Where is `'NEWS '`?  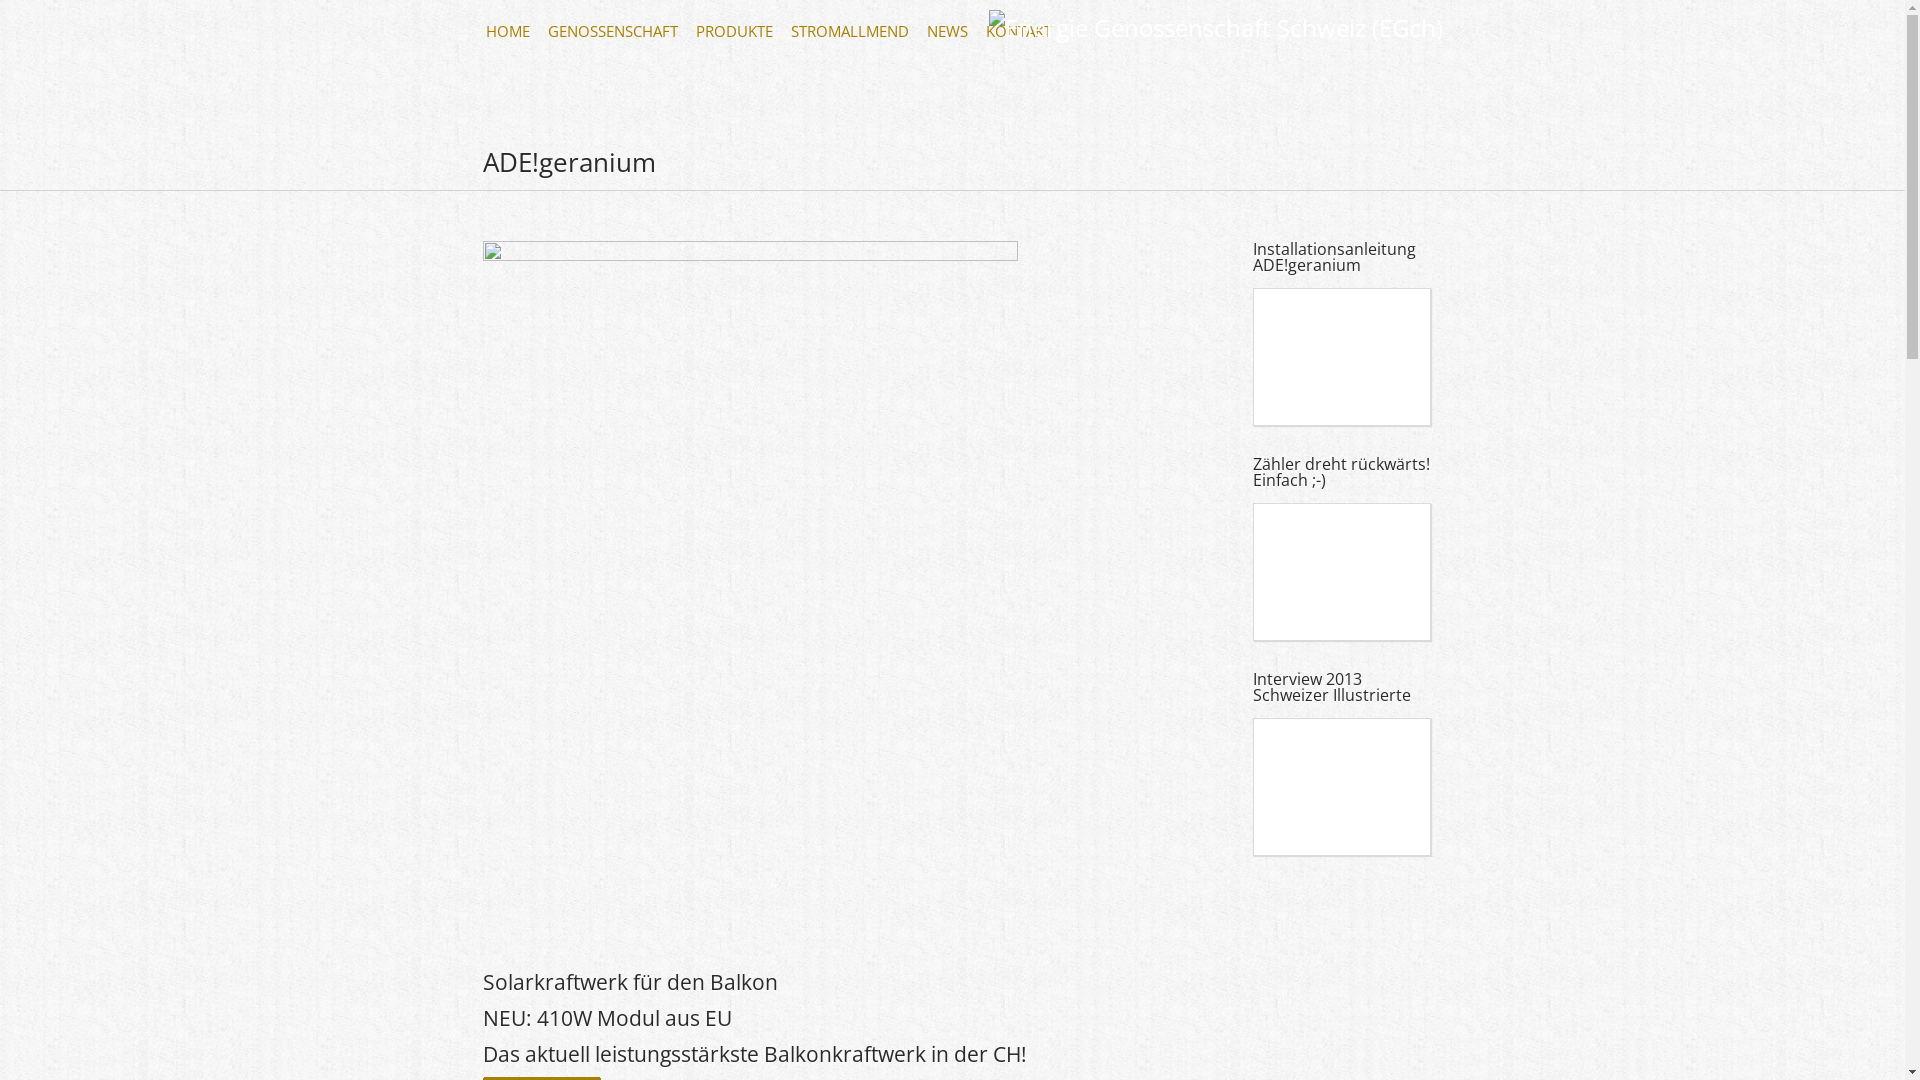 'NEWS ' is located at coordinates (947, 25).